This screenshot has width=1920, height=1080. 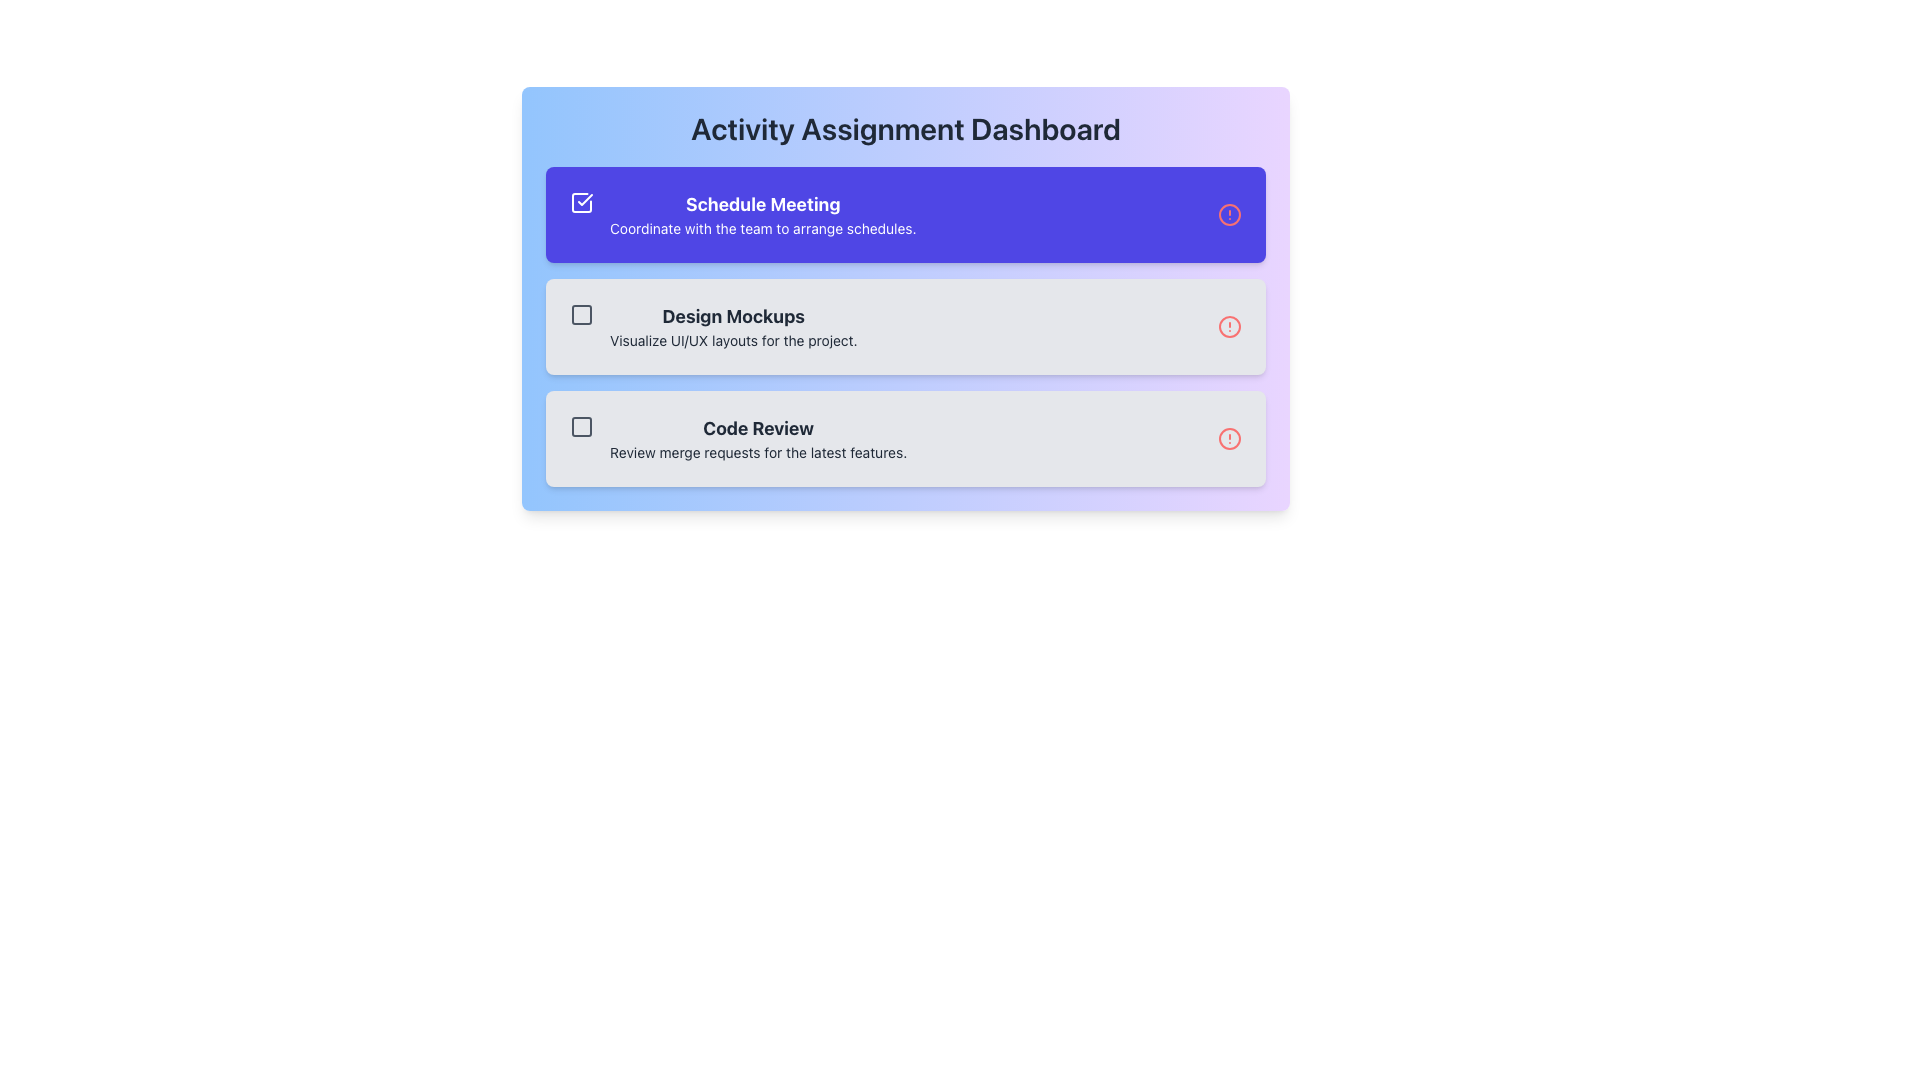 What do you see at coordinates (742, 215) in the screenshot?
I see `the Text block with supporting icon that provides information about the task 'Schedule Meeting' in the uppermost card of the Activity Assignment Dashboard to trigger hover effects` at bounding box center [742, 215].